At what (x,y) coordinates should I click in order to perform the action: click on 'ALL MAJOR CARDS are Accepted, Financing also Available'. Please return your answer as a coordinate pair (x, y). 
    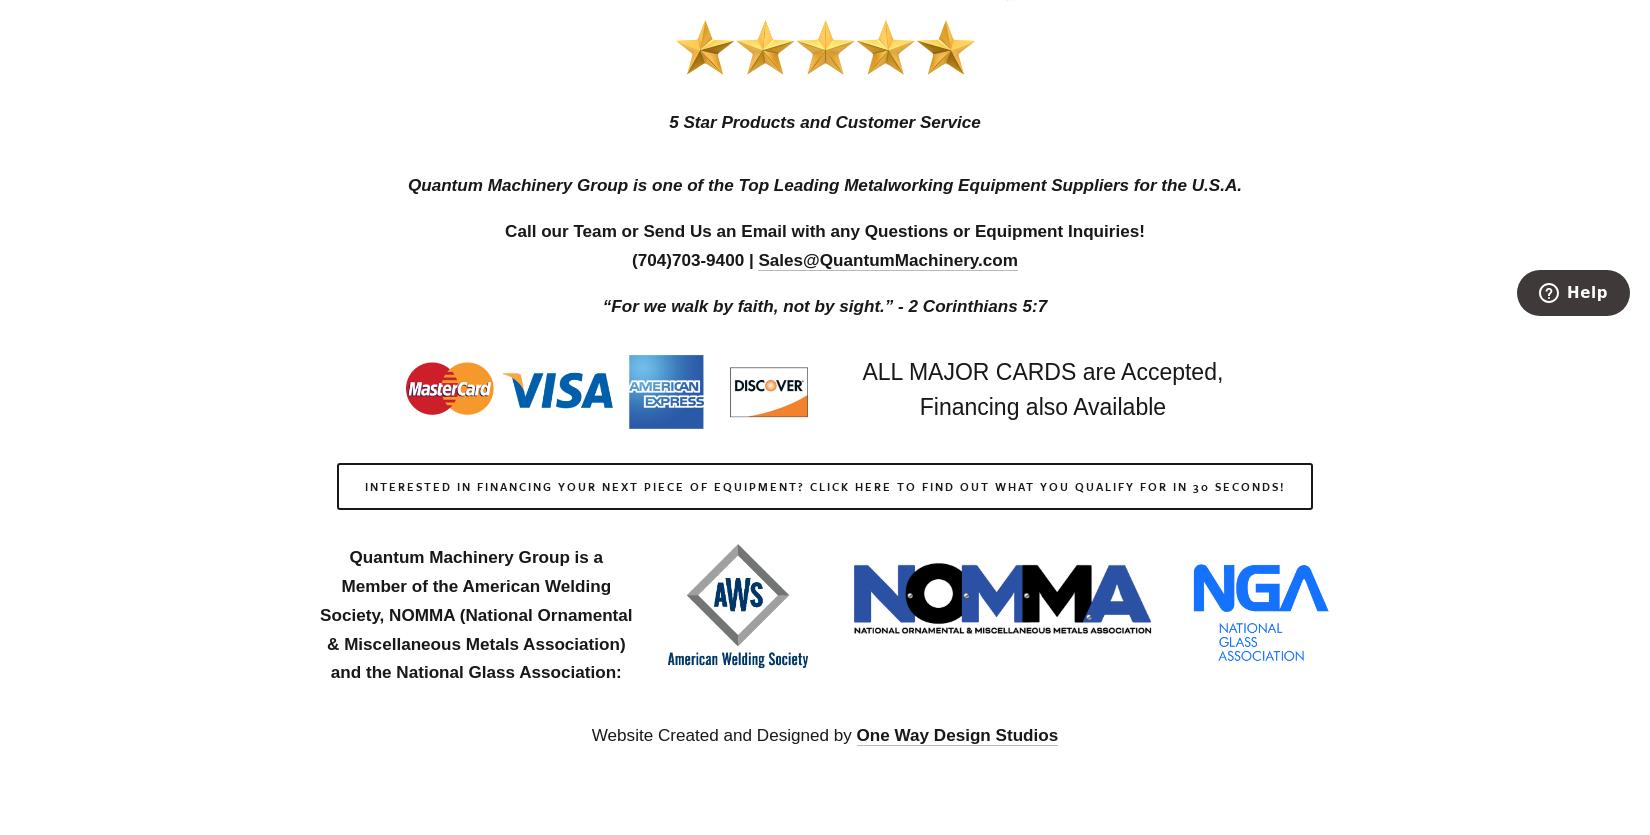
    Looking at the image, I should click on (1045, 389).